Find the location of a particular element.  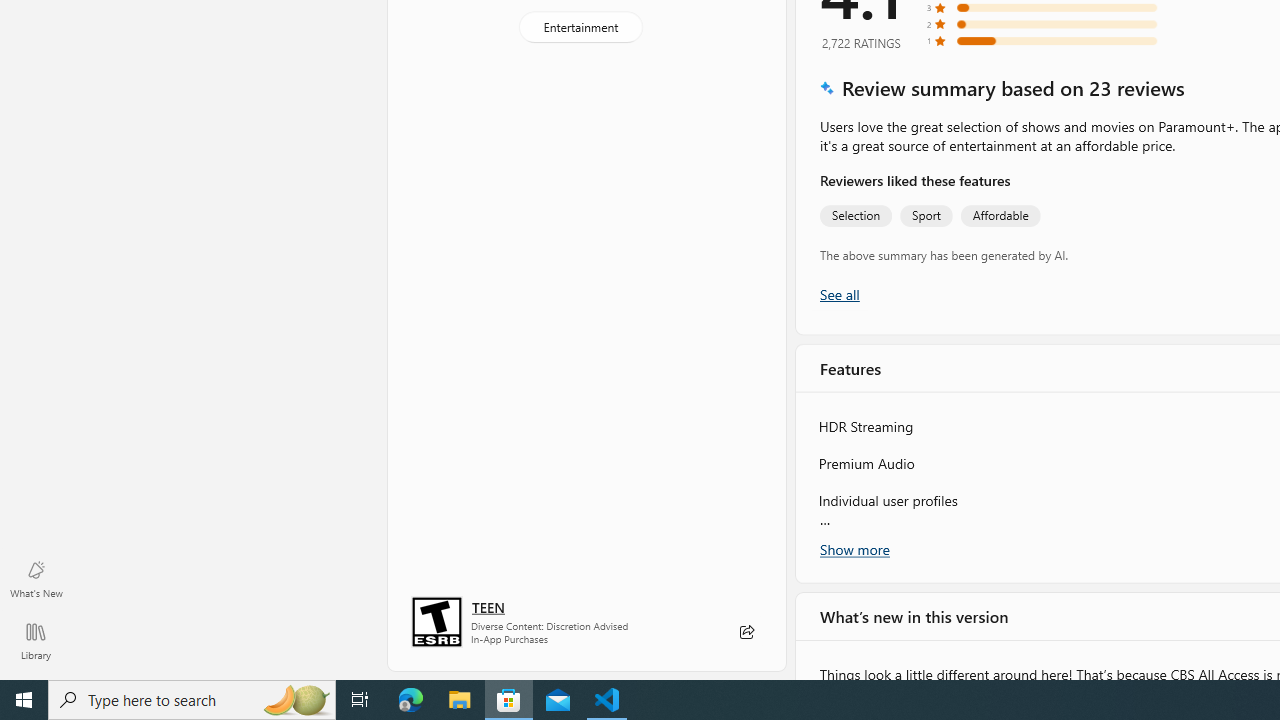

'Age rating: TEEN. Click for more information.' is located at coordinates (488, 605).